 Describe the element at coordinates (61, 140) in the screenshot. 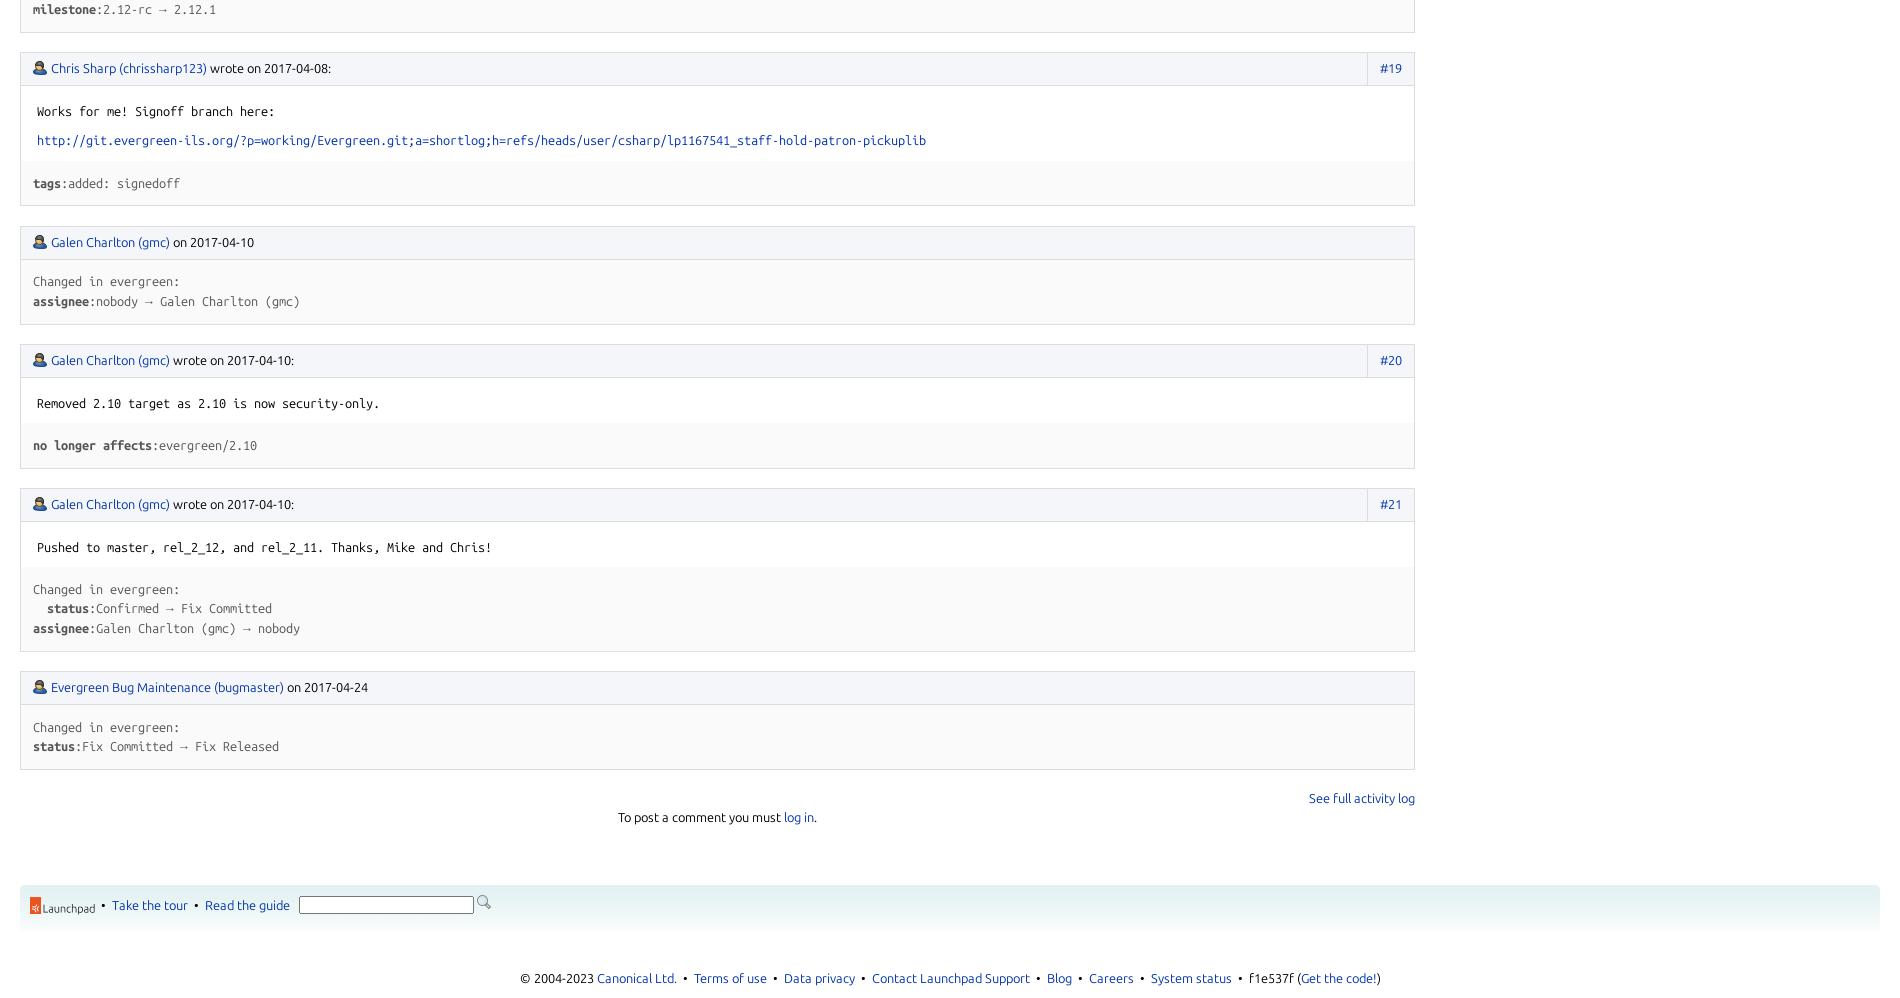

I see `'http://'` at that location.